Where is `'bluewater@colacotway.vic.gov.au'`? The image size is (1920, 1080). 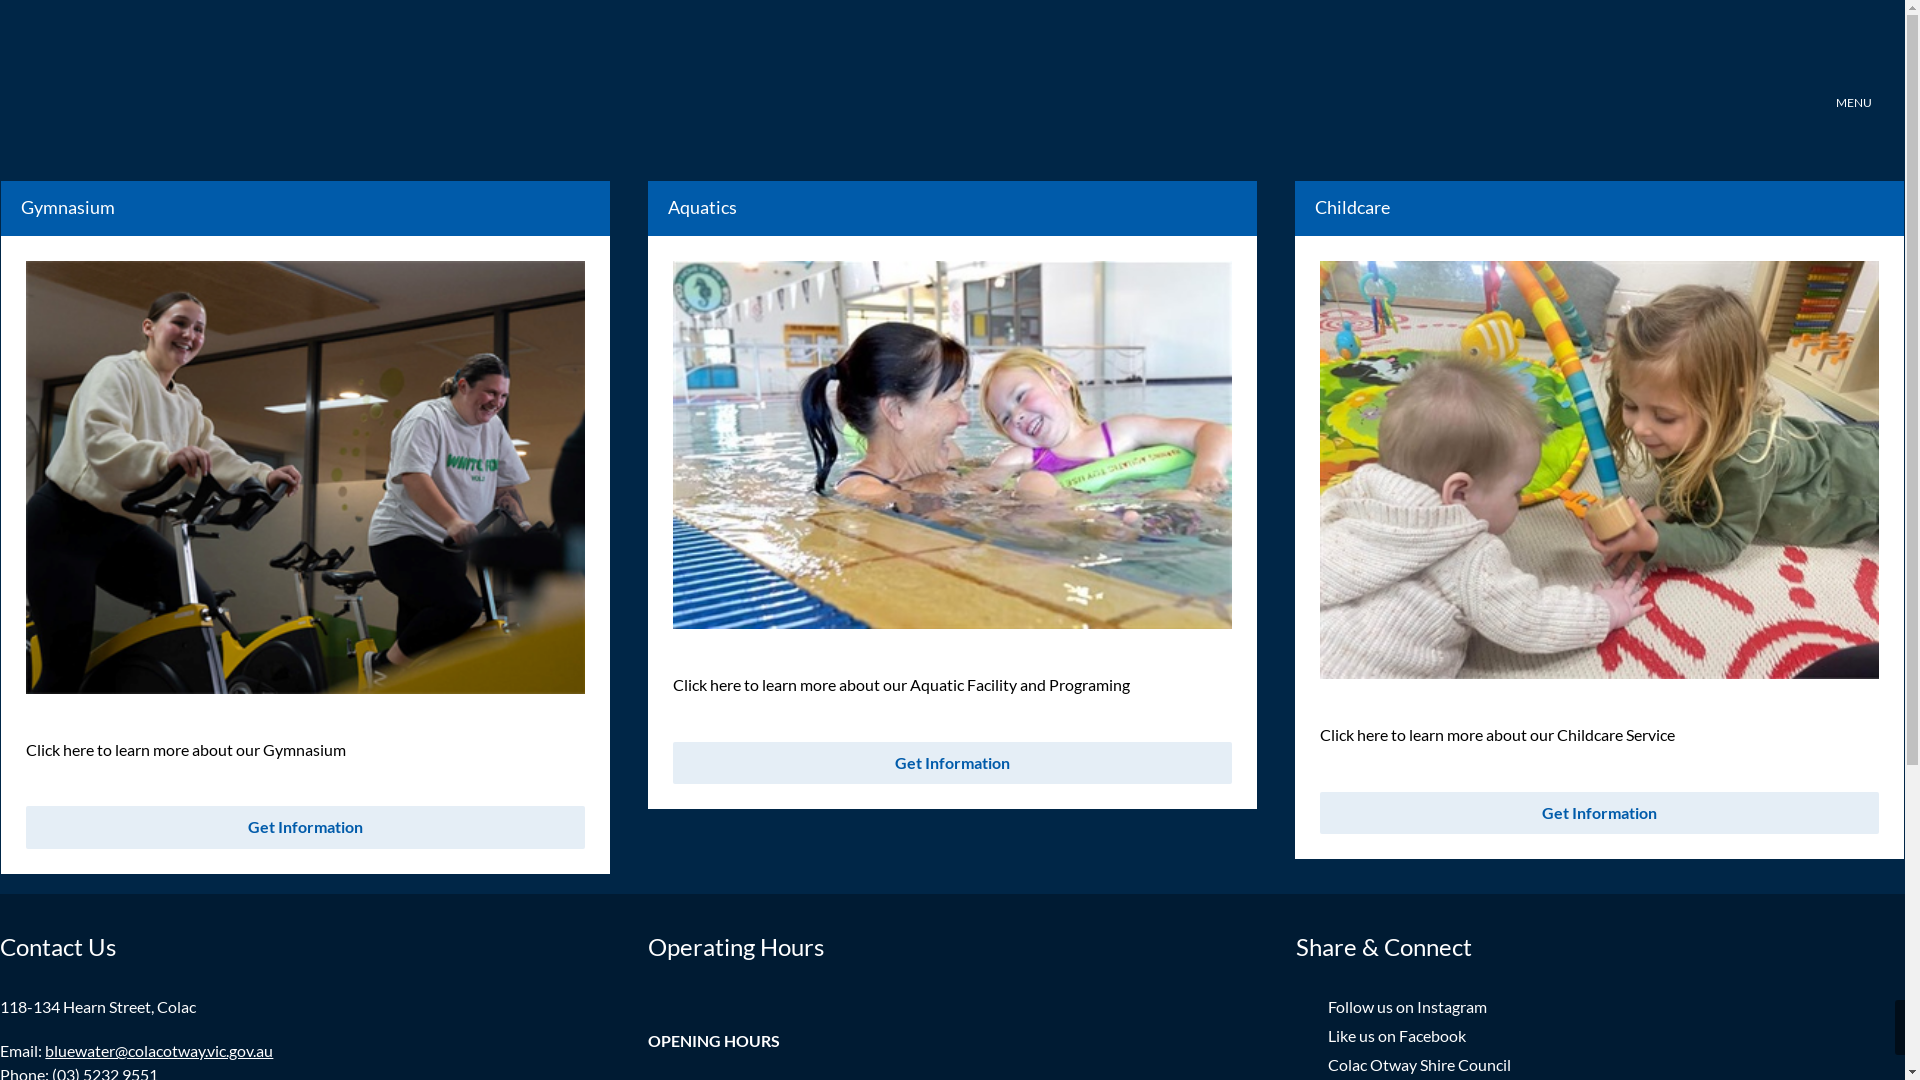
'bluewater@colacotway.vic.gov.au' is located at coordinates (157, 1049).